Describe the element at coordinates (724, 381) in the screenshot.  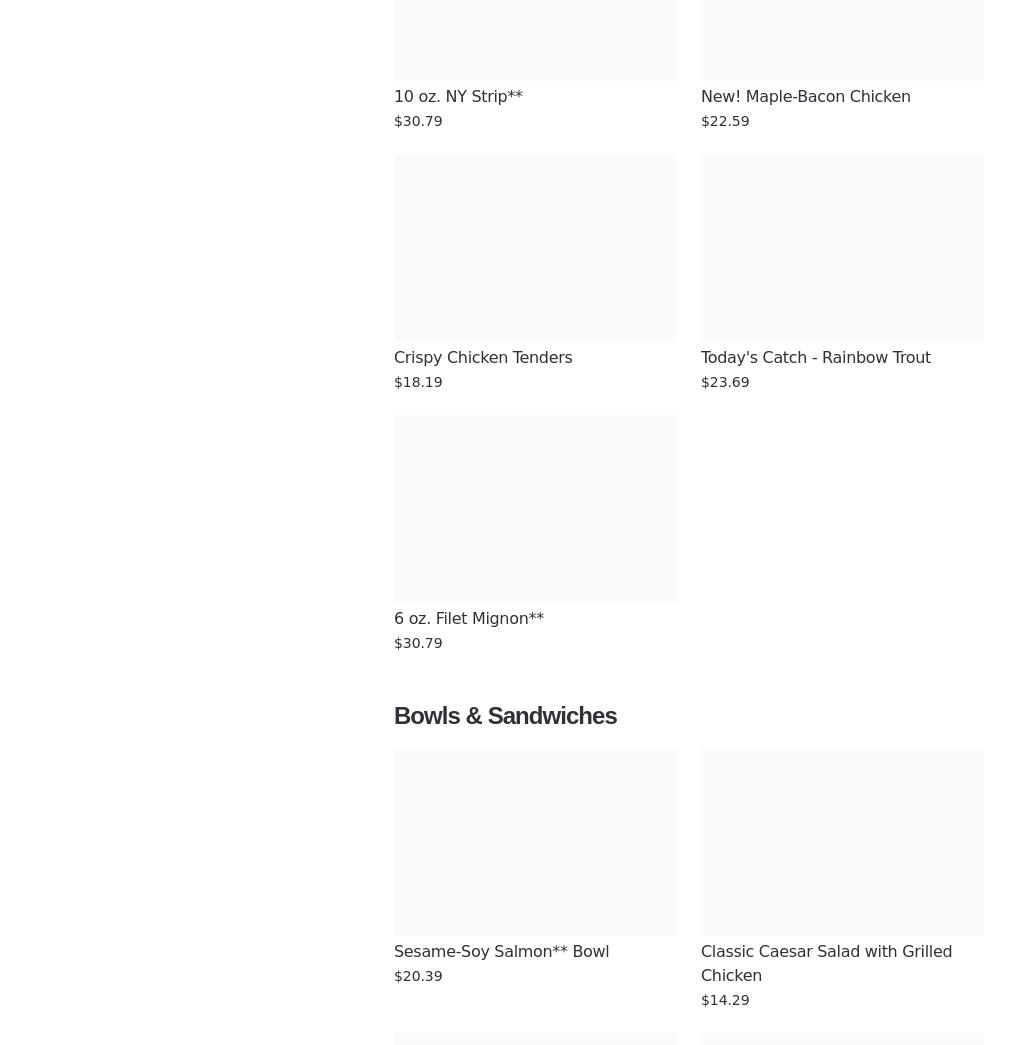
I see `'$23.69'` at that location.